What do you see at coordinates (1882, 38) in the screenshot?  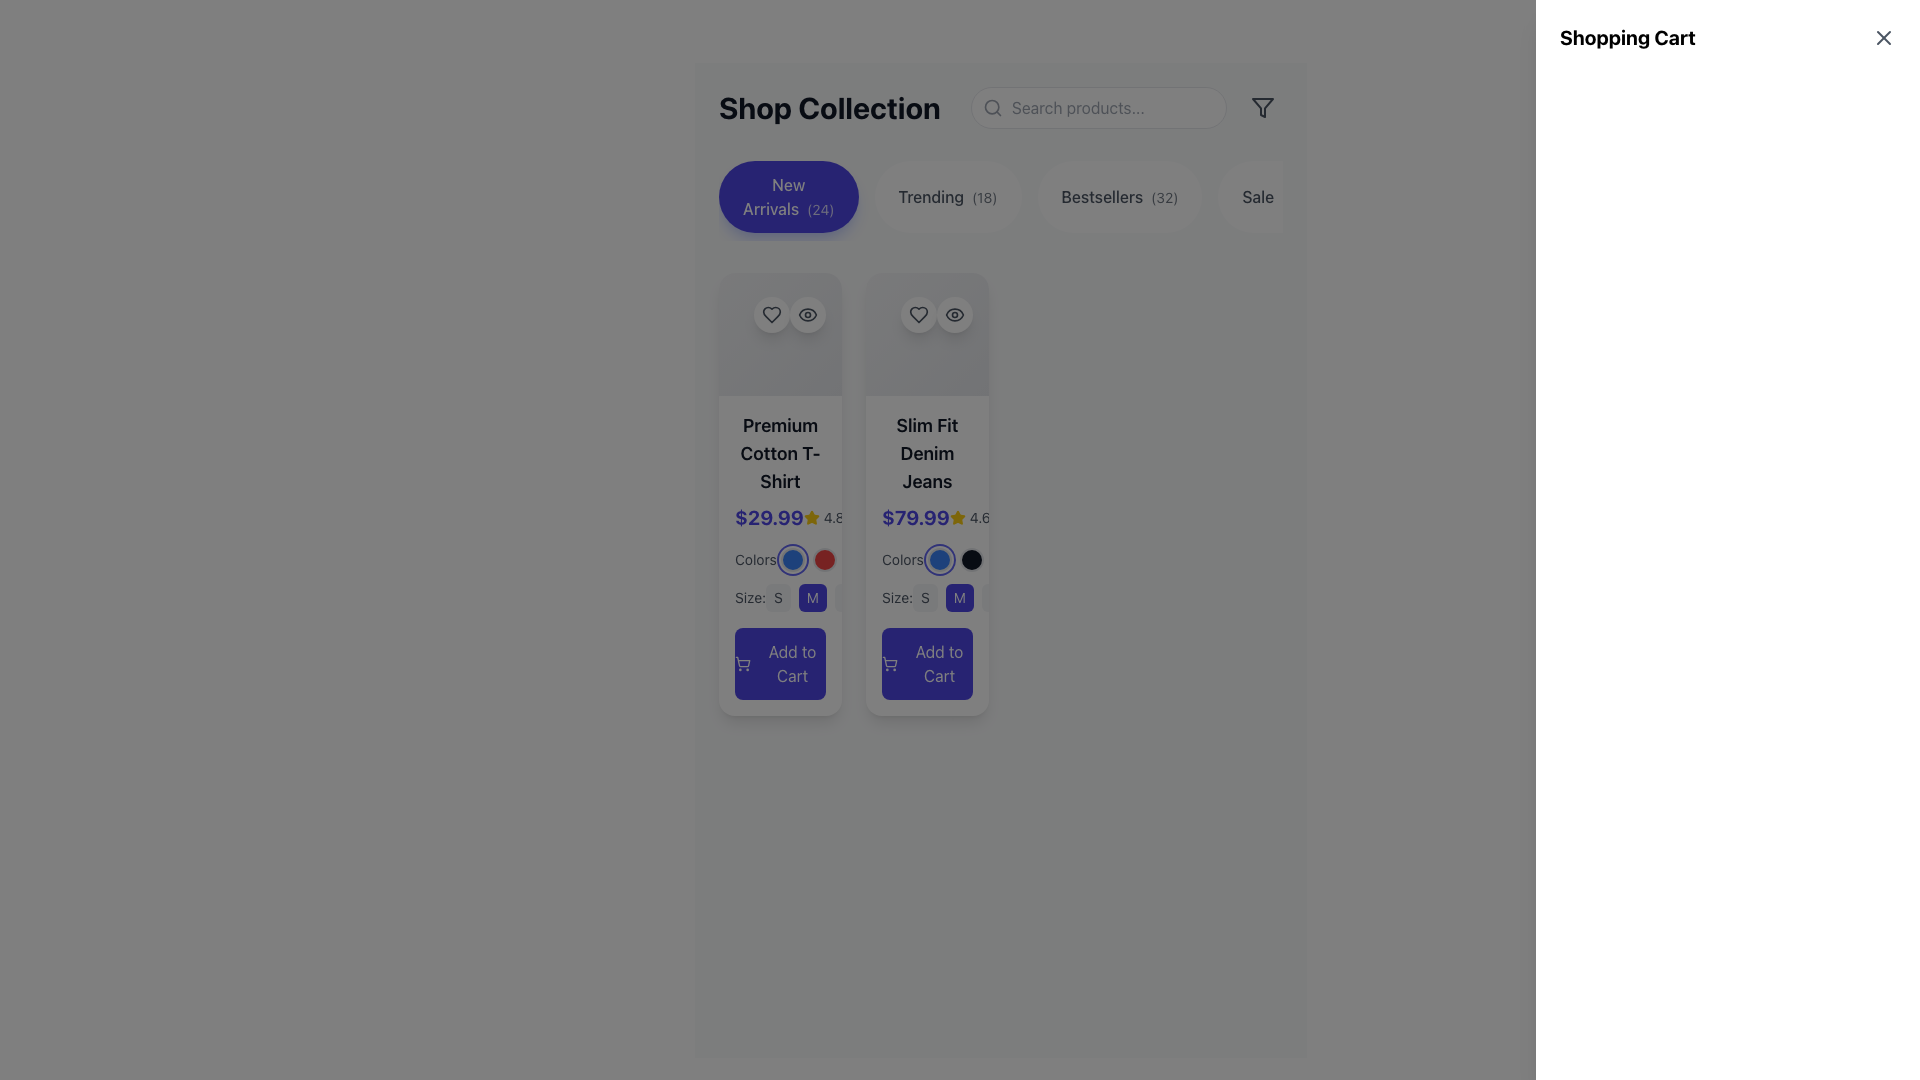 I see `the small 'X' icon button in the top-right corner of the interface` at bounding box center [1882, 38].